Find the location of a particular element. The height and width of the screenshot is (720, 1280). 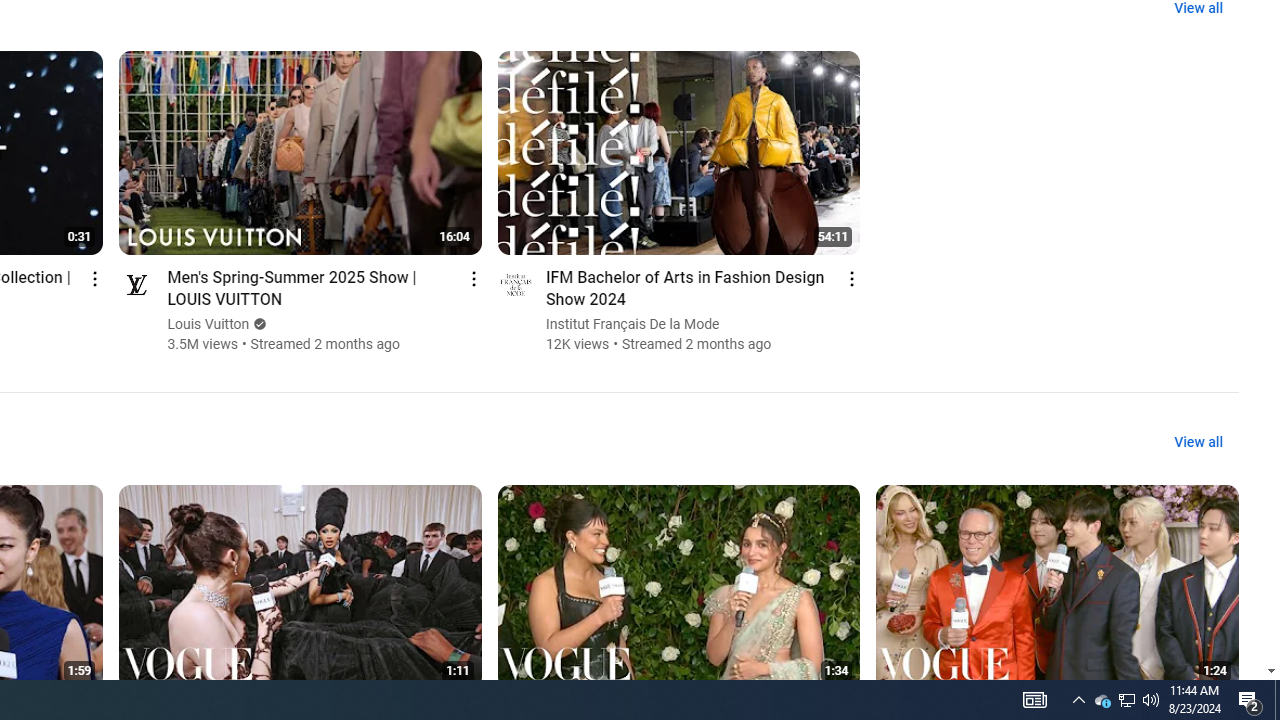

'Louis Vuitton' is located at coordinates (208, 323).